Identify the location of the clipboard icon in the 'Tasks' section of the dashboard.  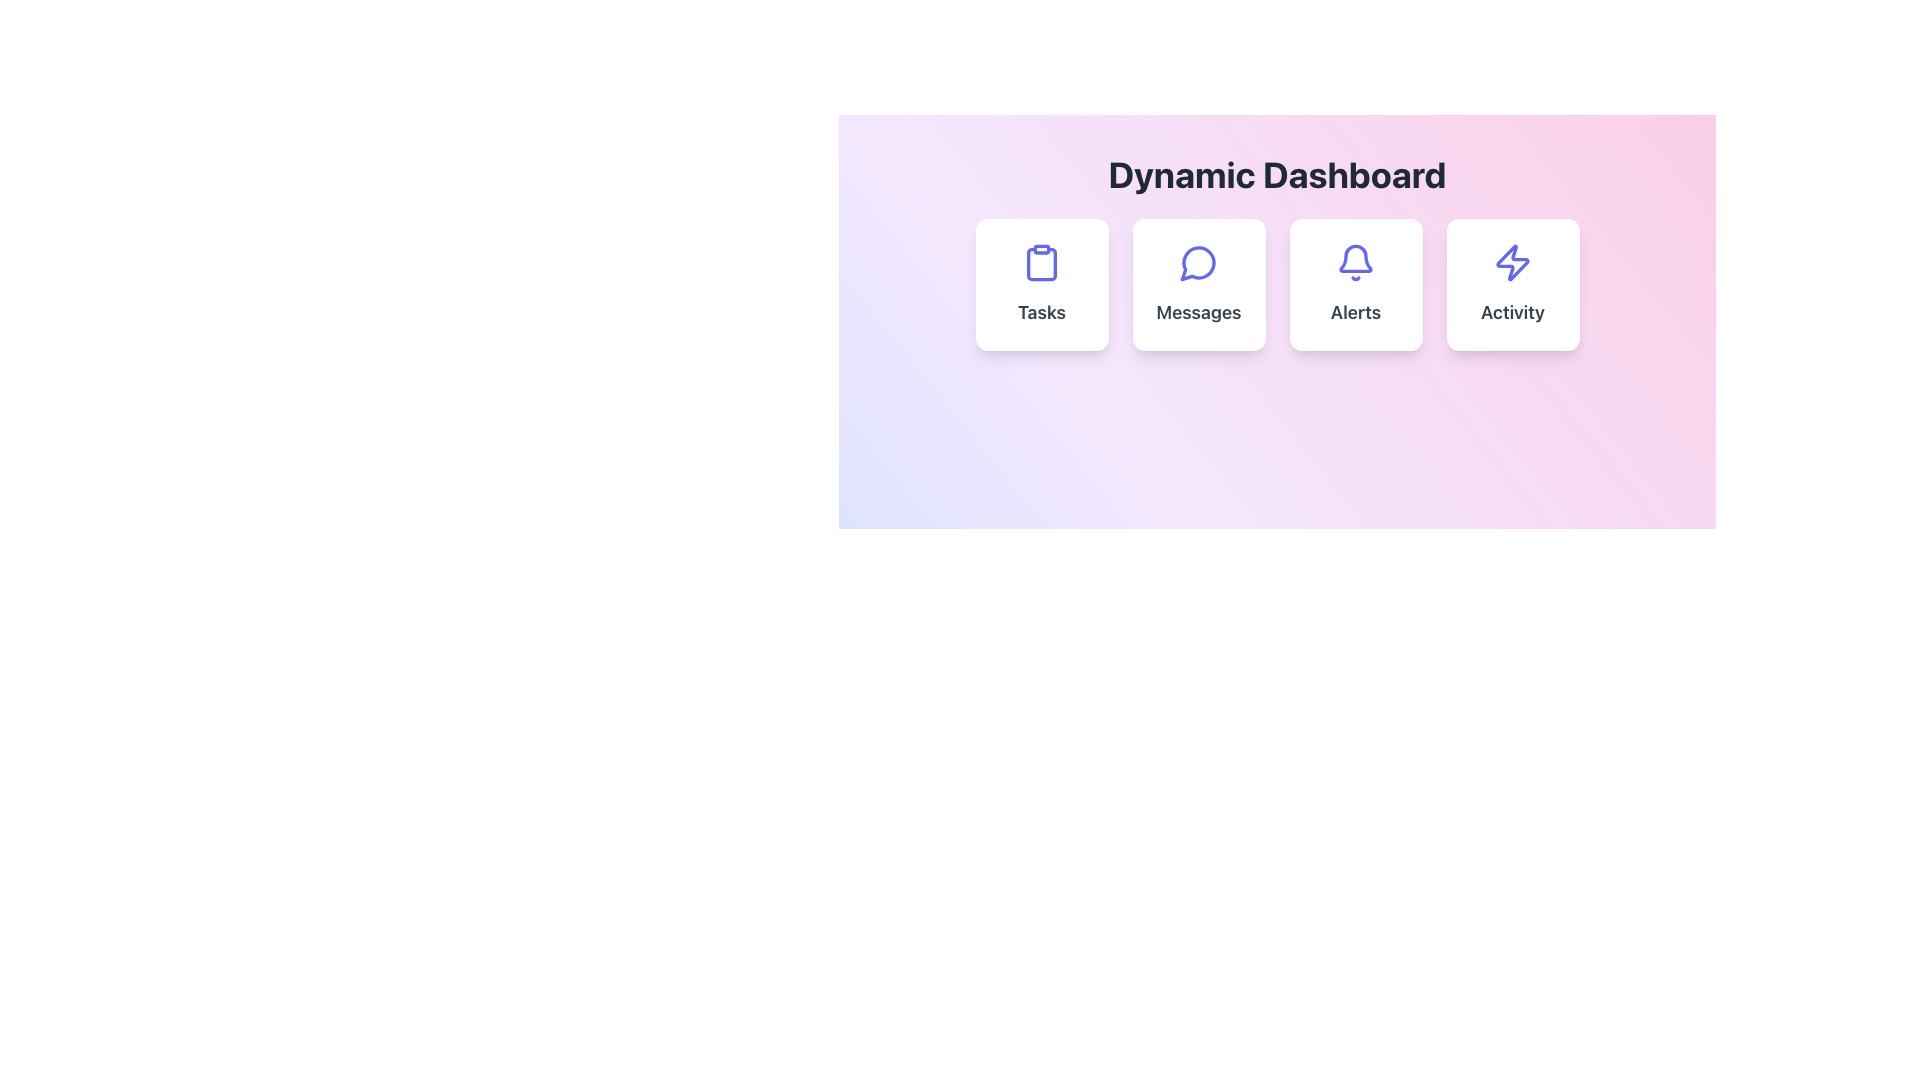
(1040, 261).